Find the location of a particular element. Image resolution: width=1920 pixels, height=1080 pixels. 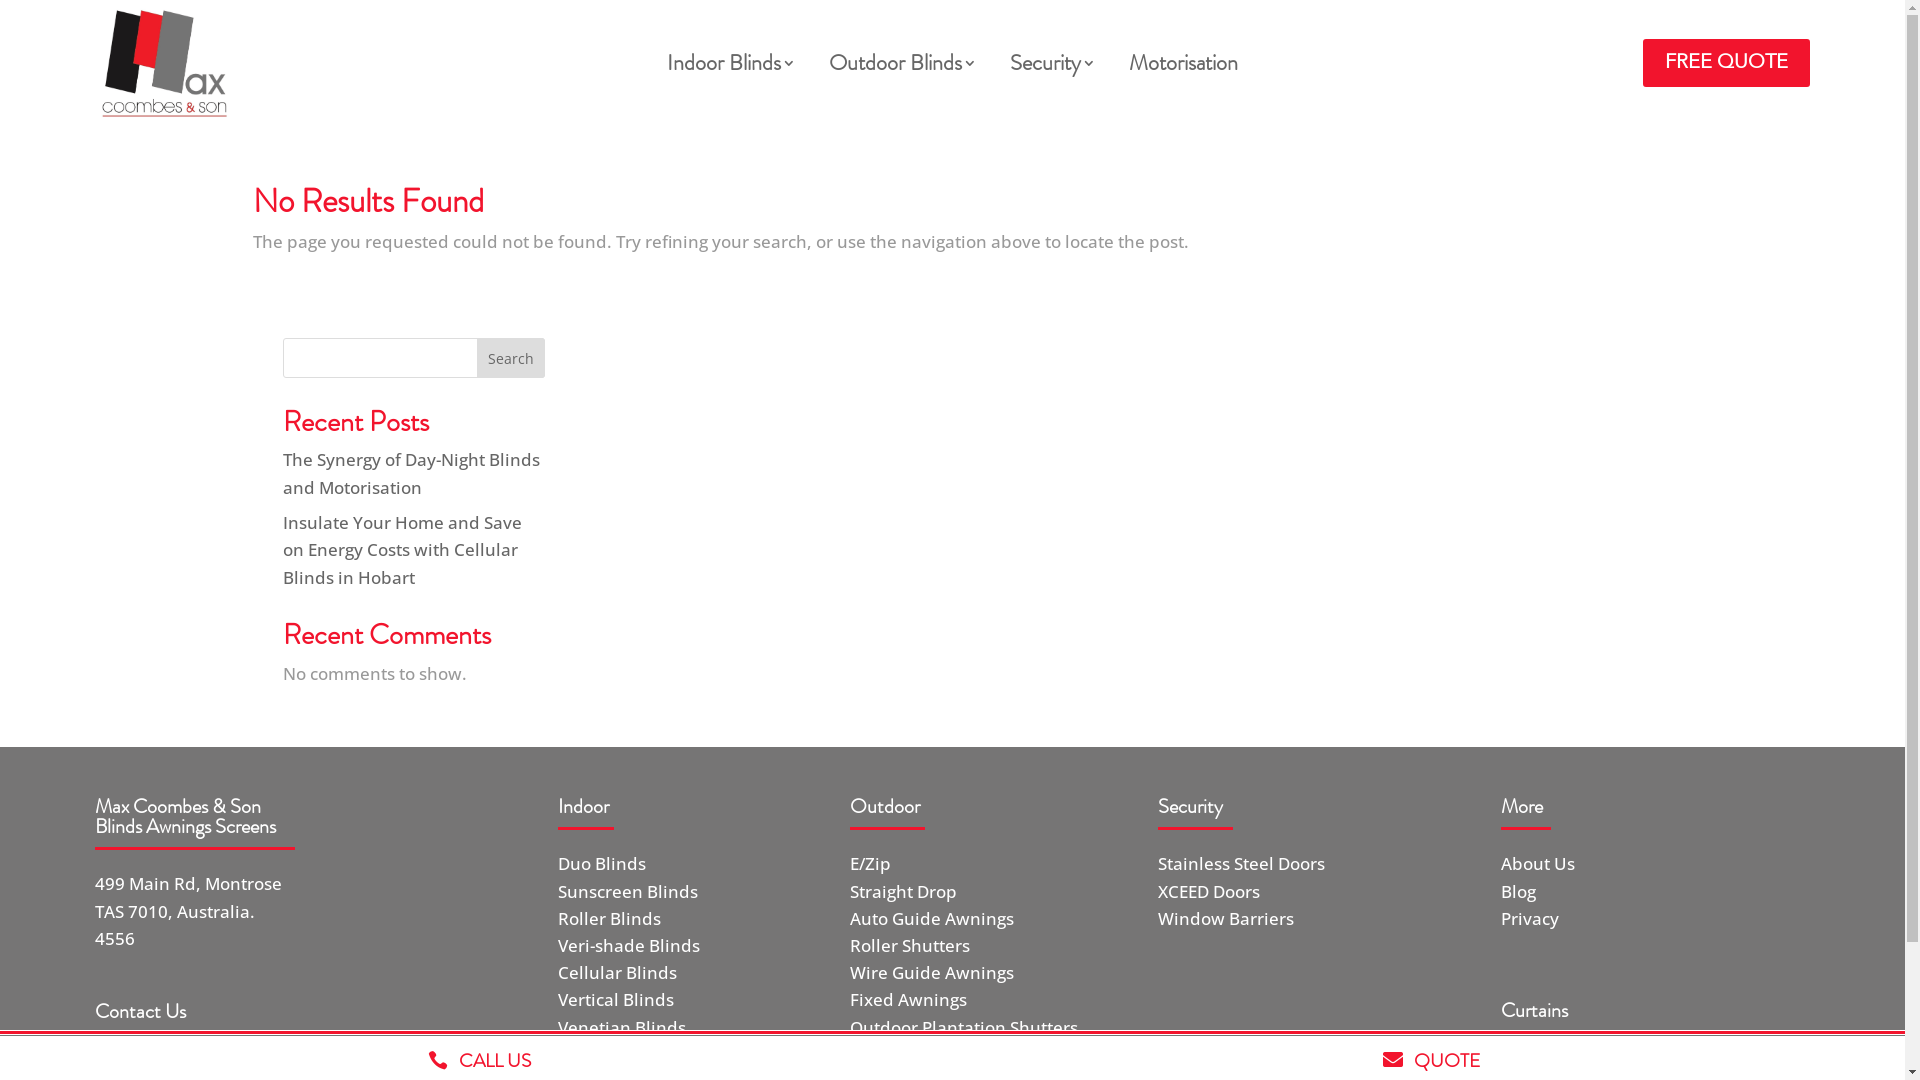

'QUOTE' is located at coordinates (1446, 1059).